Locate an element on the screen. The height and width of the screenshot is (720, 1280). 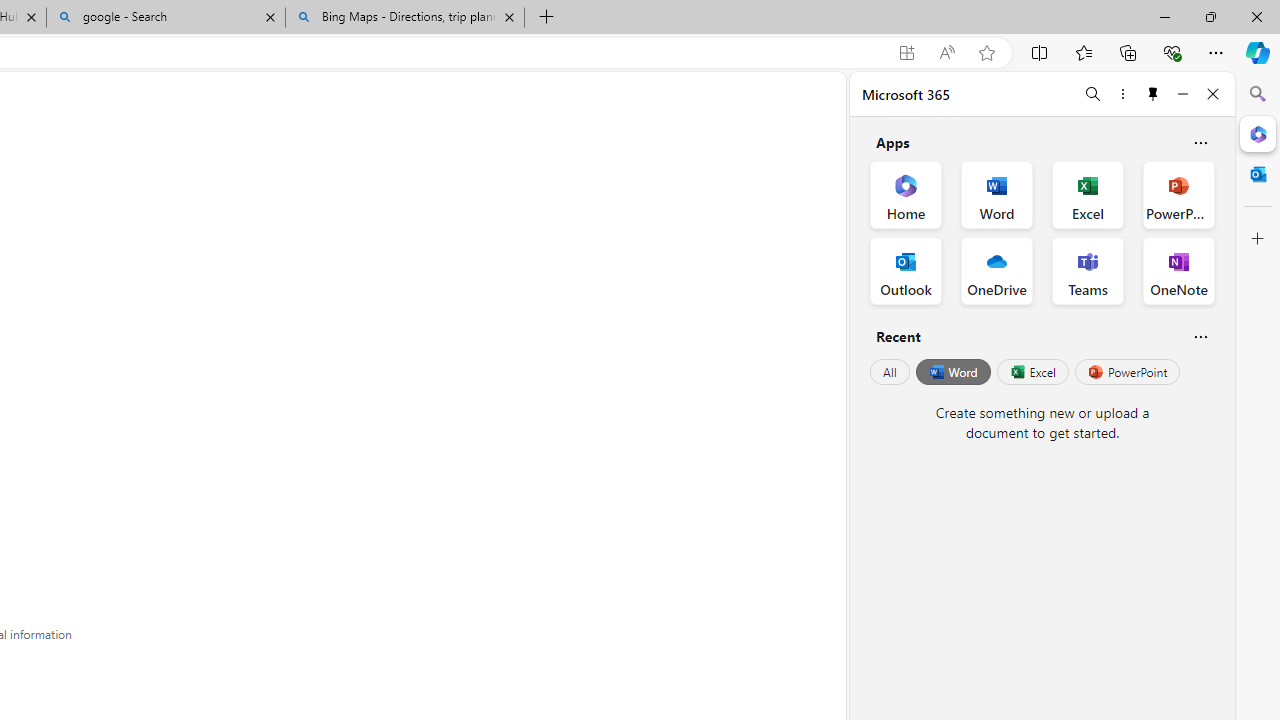
'Excel' is located at coordinates (1032, 372).